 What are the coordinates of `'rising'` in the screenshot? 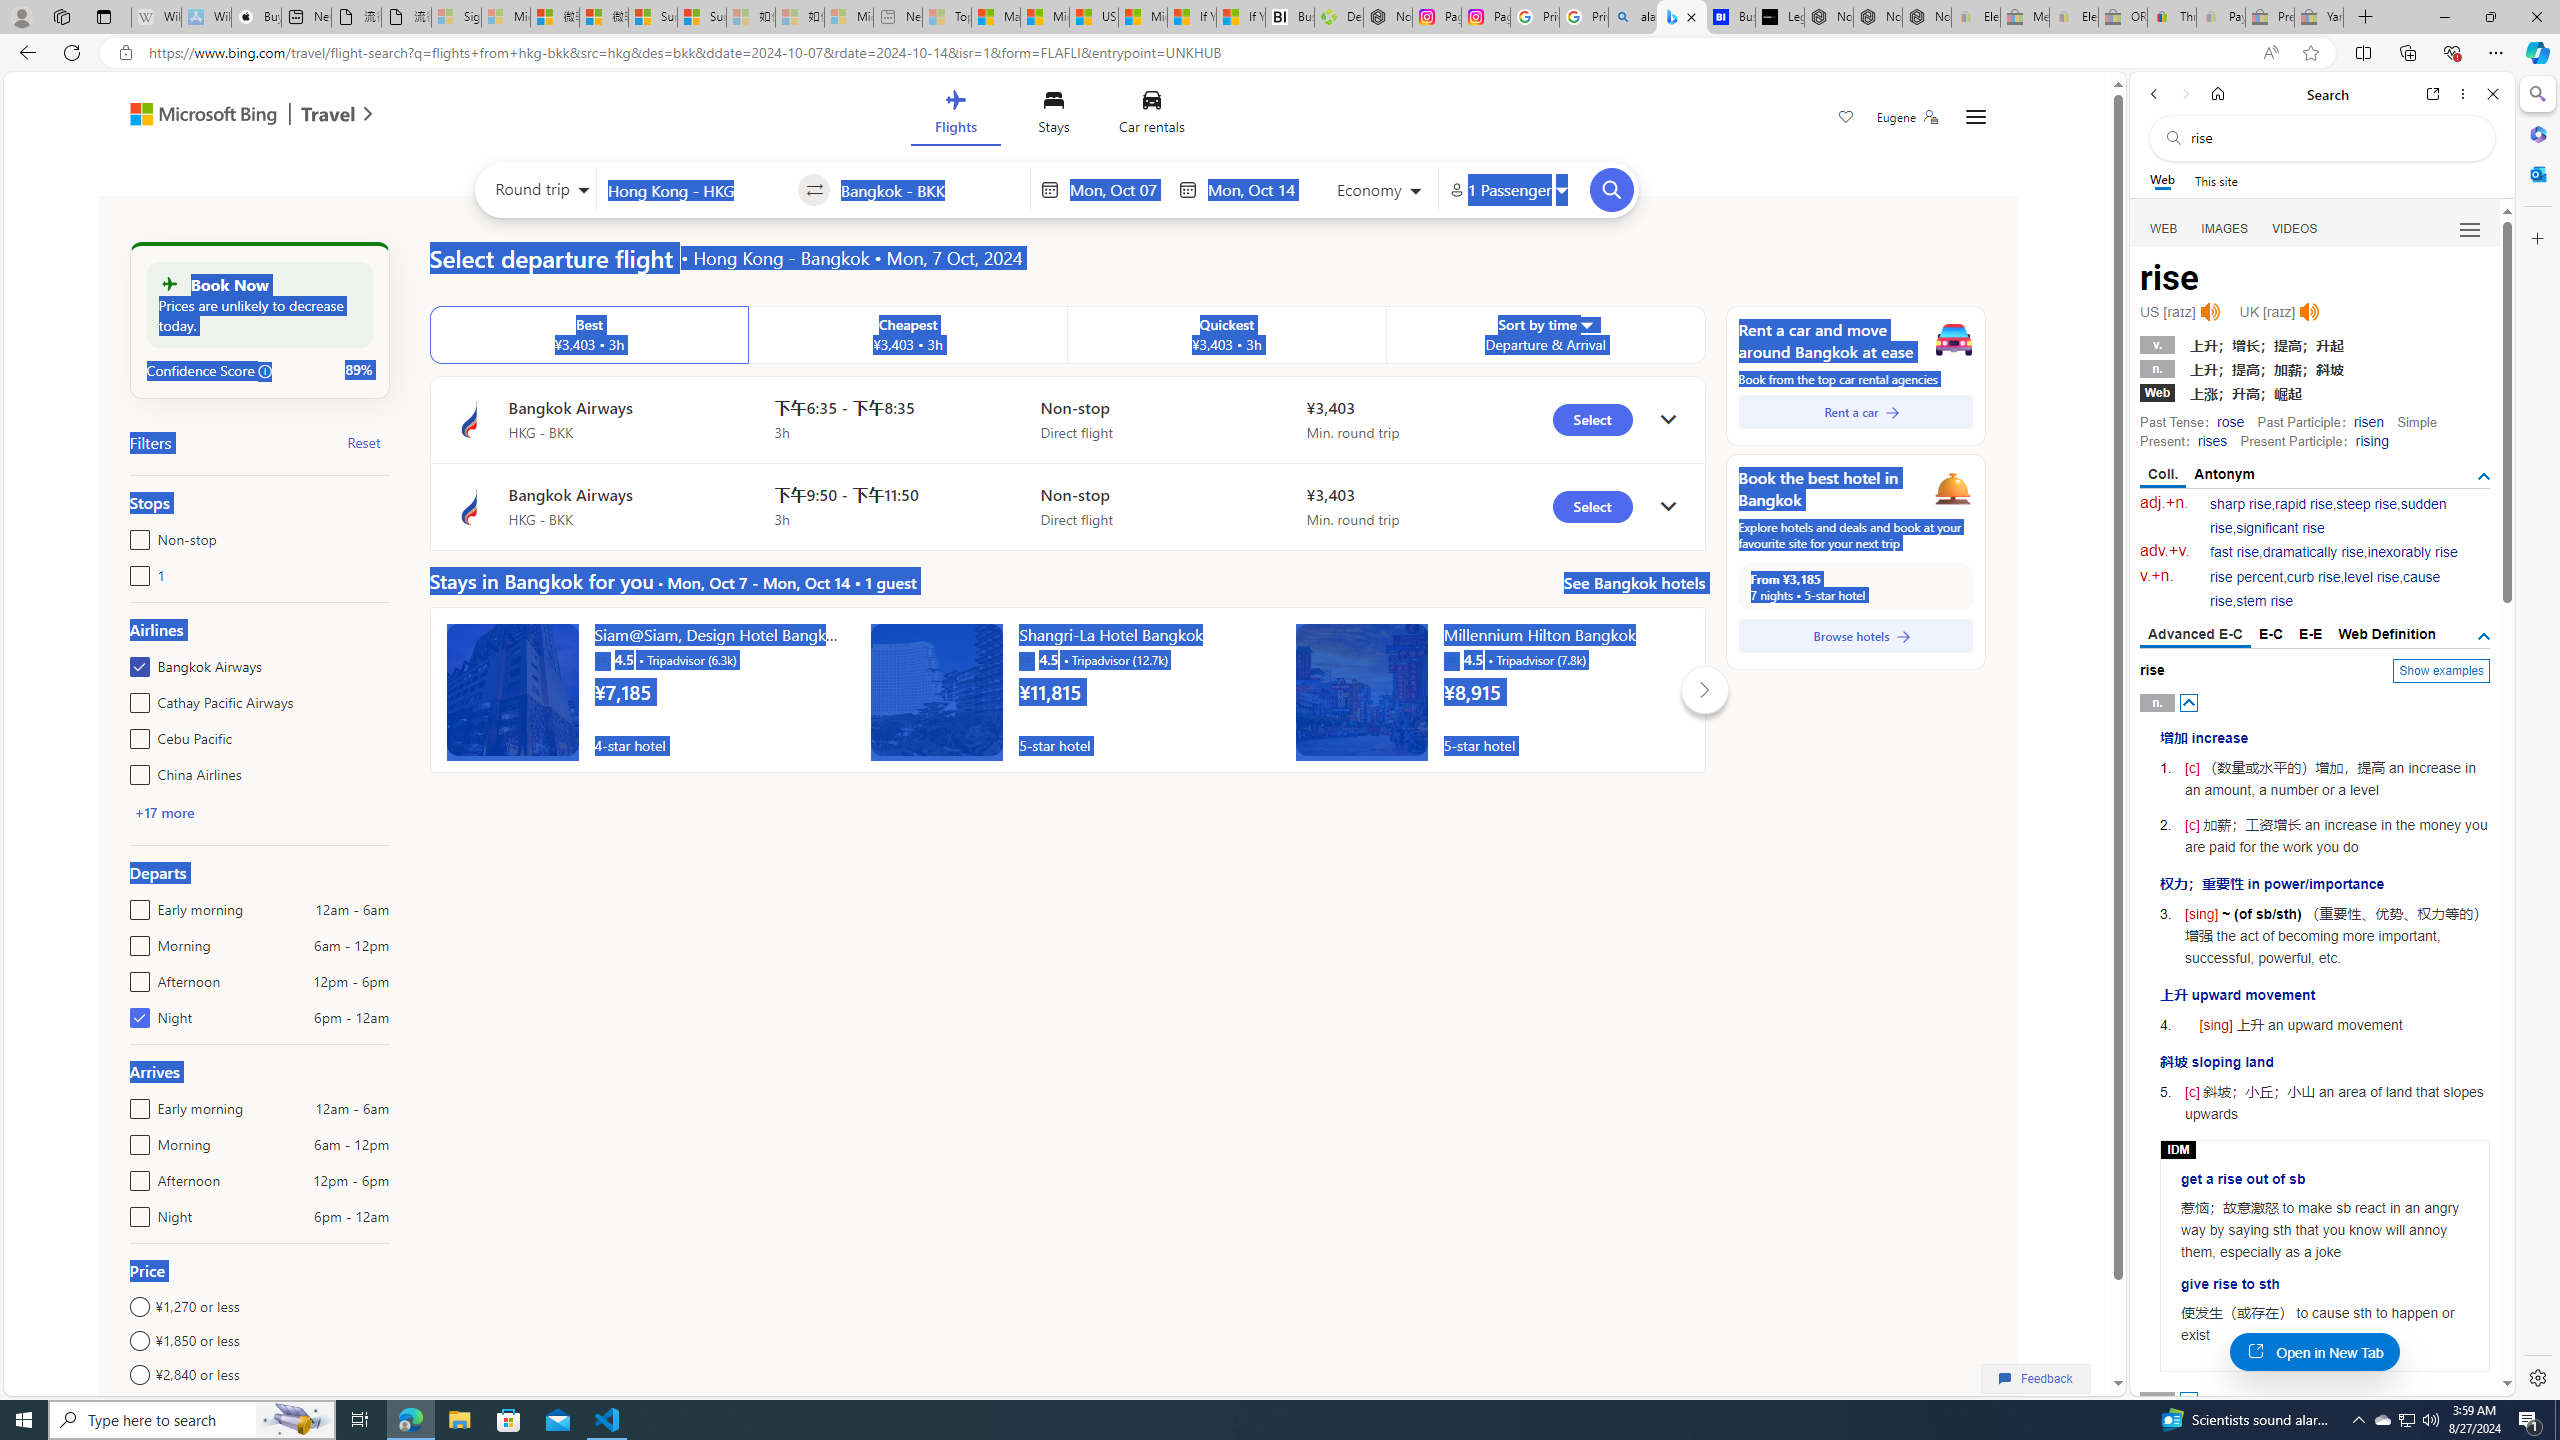 It's located at (2371, 440).